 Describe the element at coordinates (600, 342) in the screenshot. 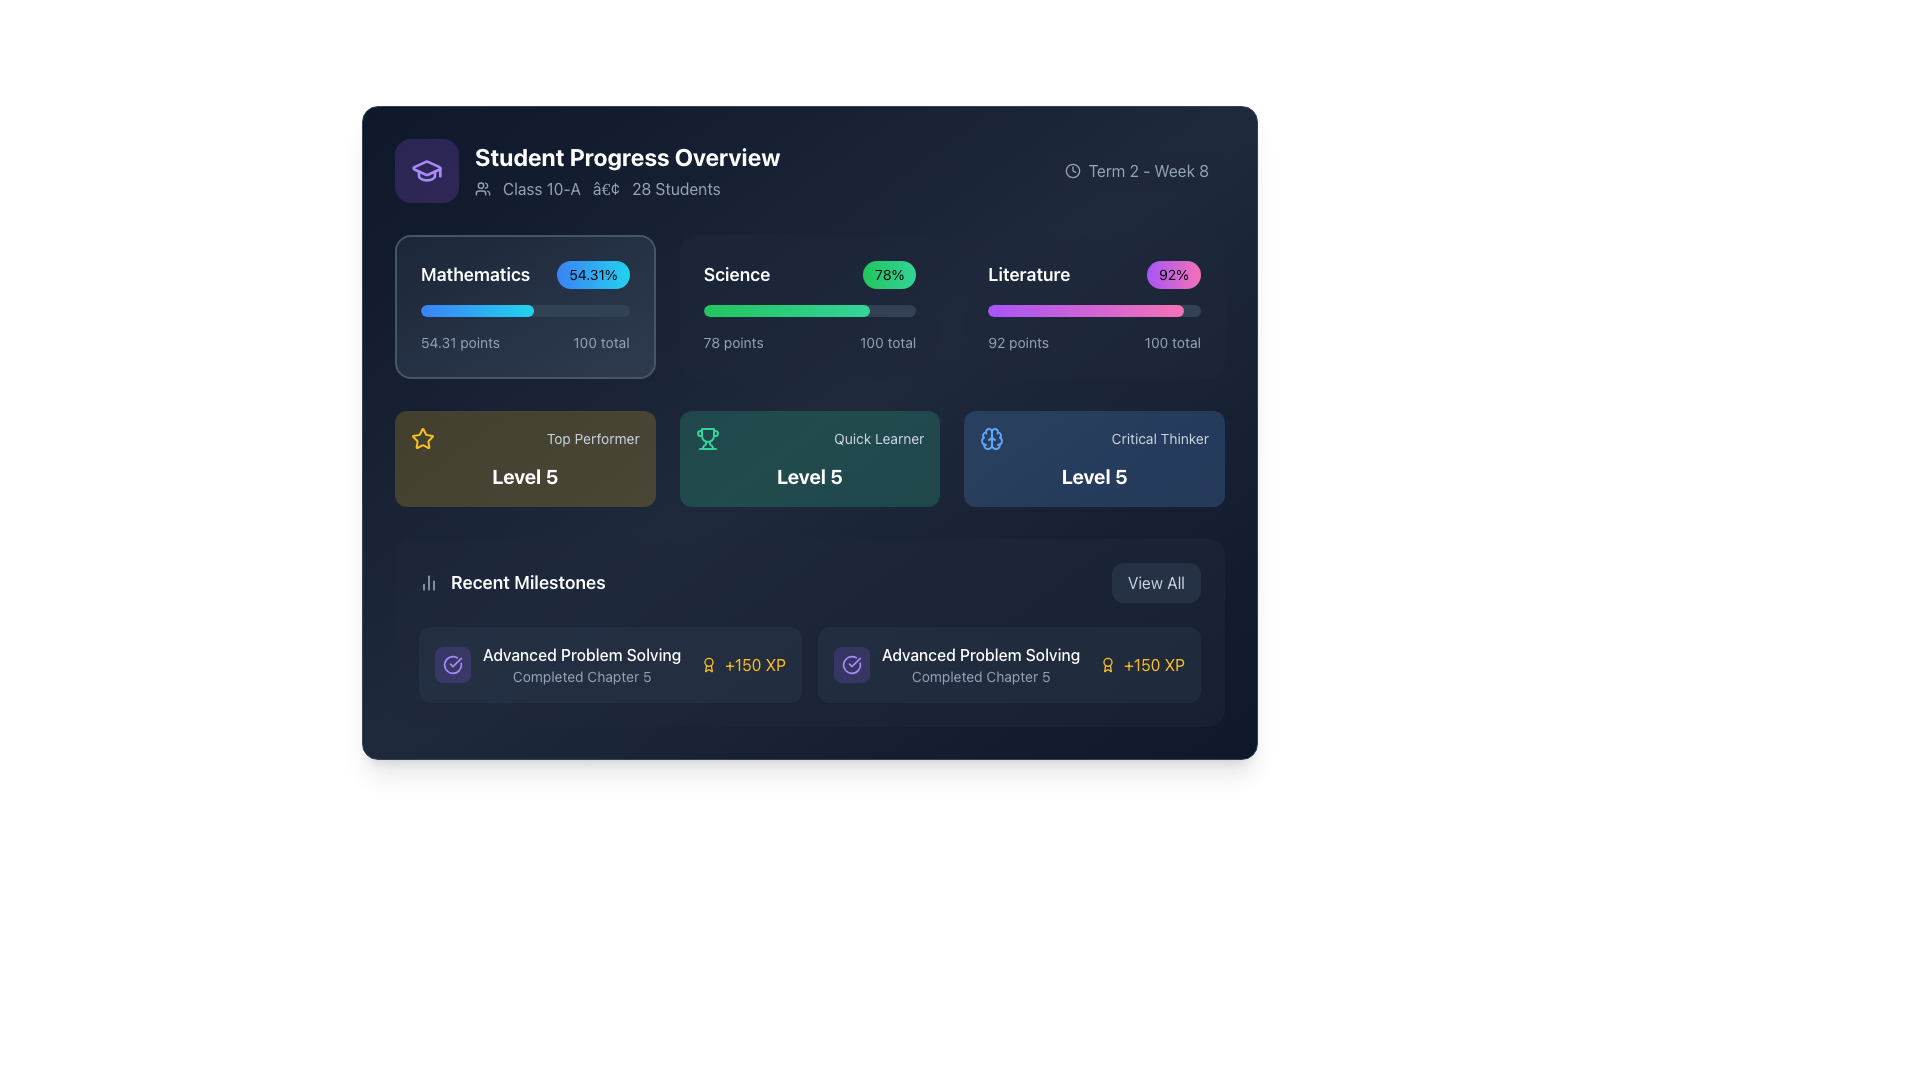

I see `the text label displaying '100 total' in light gray color, located at the bottom right corner of the 'Mathematics' section, adjacent to '54.31 points'` at that location.